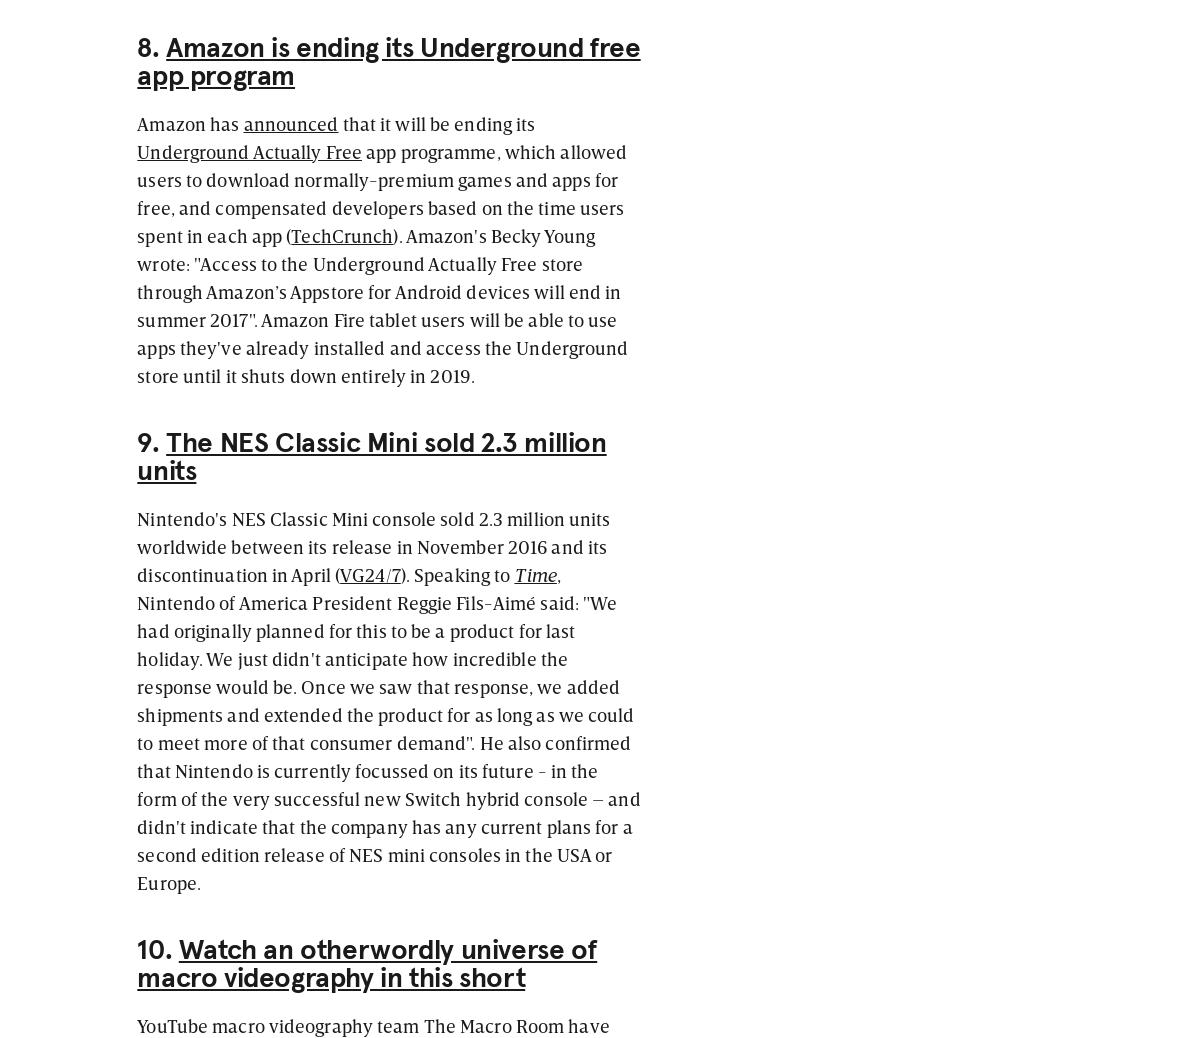 Image resolution: width=1200 pixels, height=1038 pixels. Describe the element at coordinates (369, 572) in the screenshot. I see `'VG24/7'` at that location.